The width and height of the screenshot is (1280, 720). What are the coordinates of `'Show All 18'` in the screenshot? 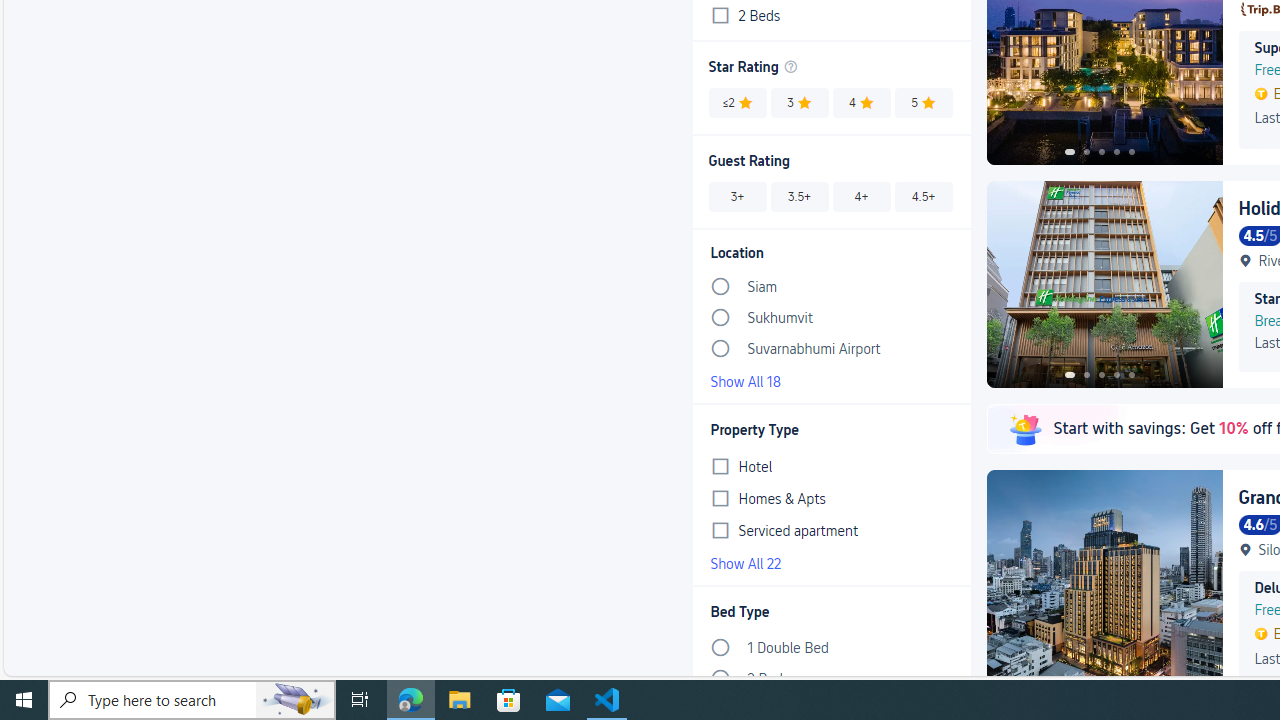 It's located at (831, 380).